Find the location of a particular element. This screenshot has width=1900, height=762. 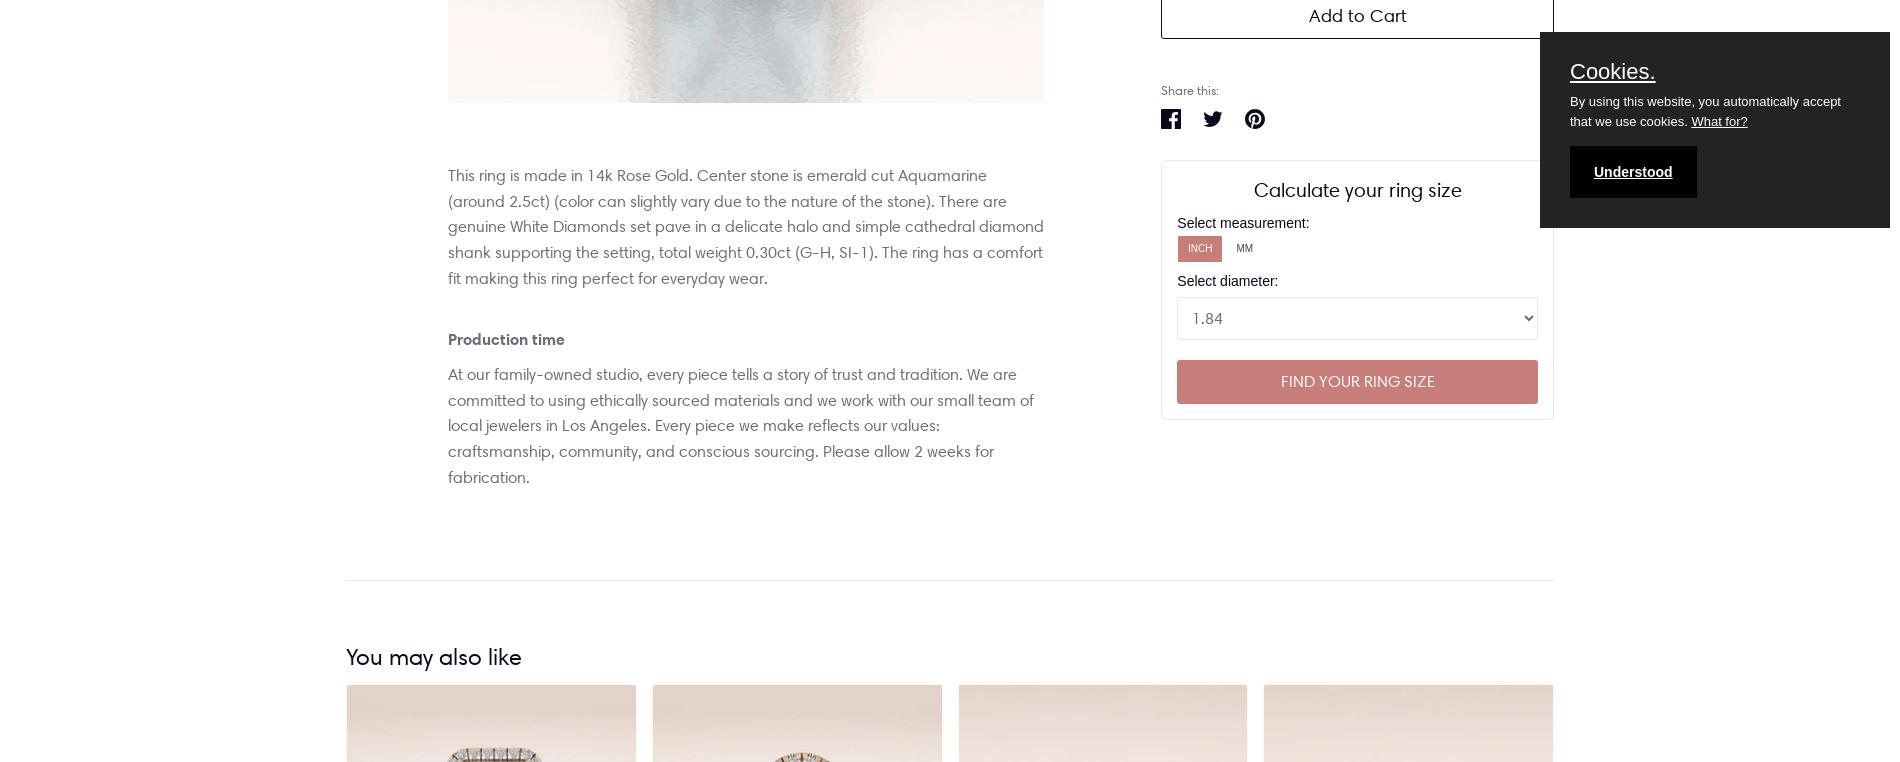

'Select diameter:' is located at coordinates (1226, 279).